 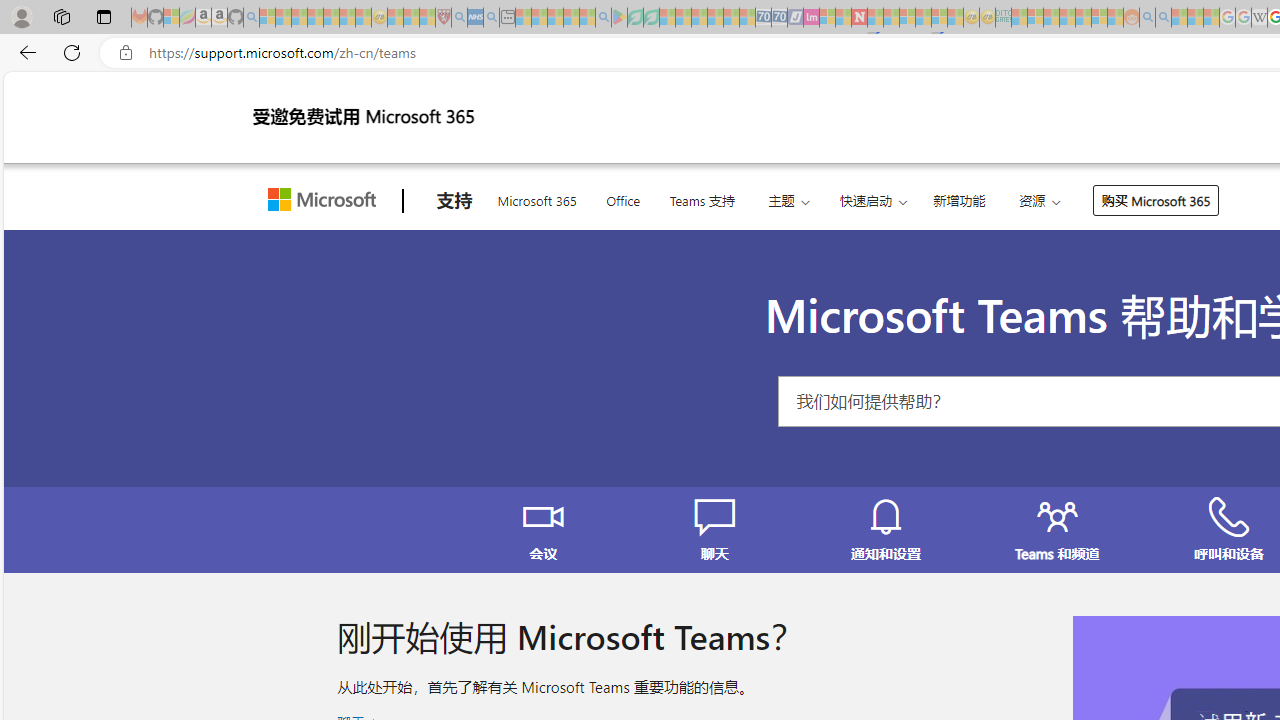 I want to click on 'Cheap Car Rentals - Save70.com - Sleeping', so click(x=762, y=17).